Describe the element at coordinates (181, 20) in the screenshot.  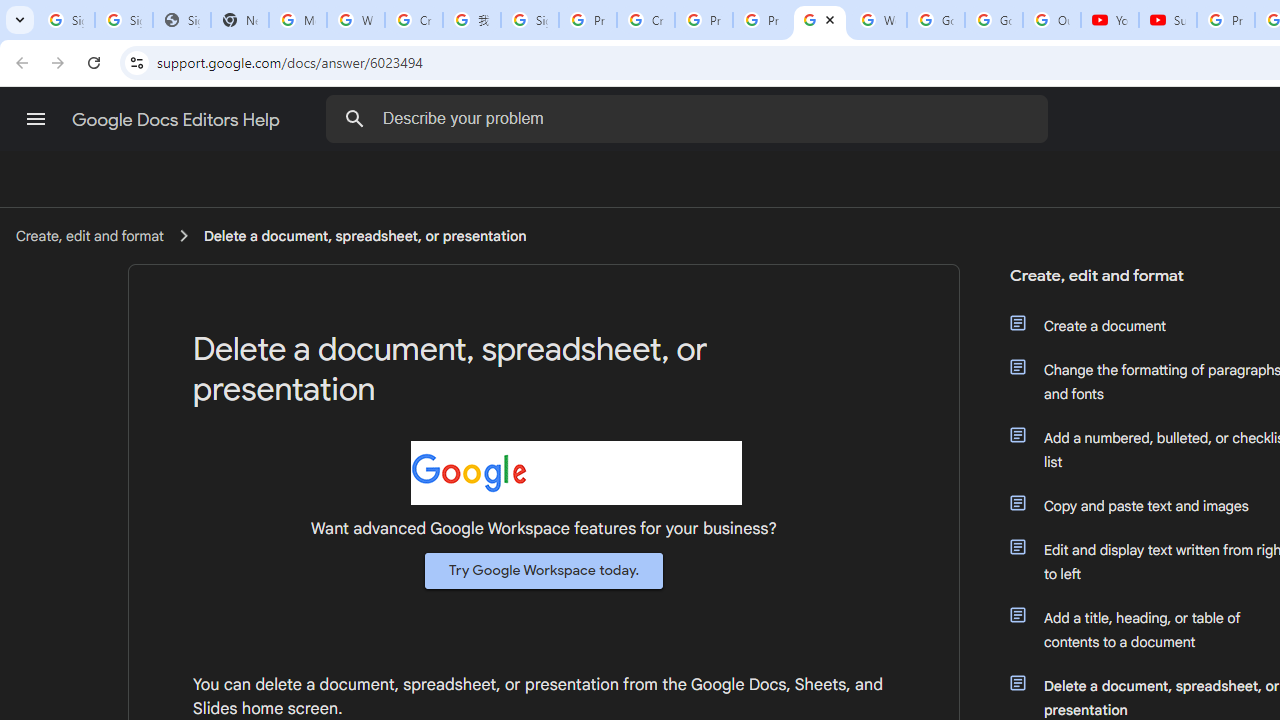
I see `'Sign In - USA TODAY'` at that location.